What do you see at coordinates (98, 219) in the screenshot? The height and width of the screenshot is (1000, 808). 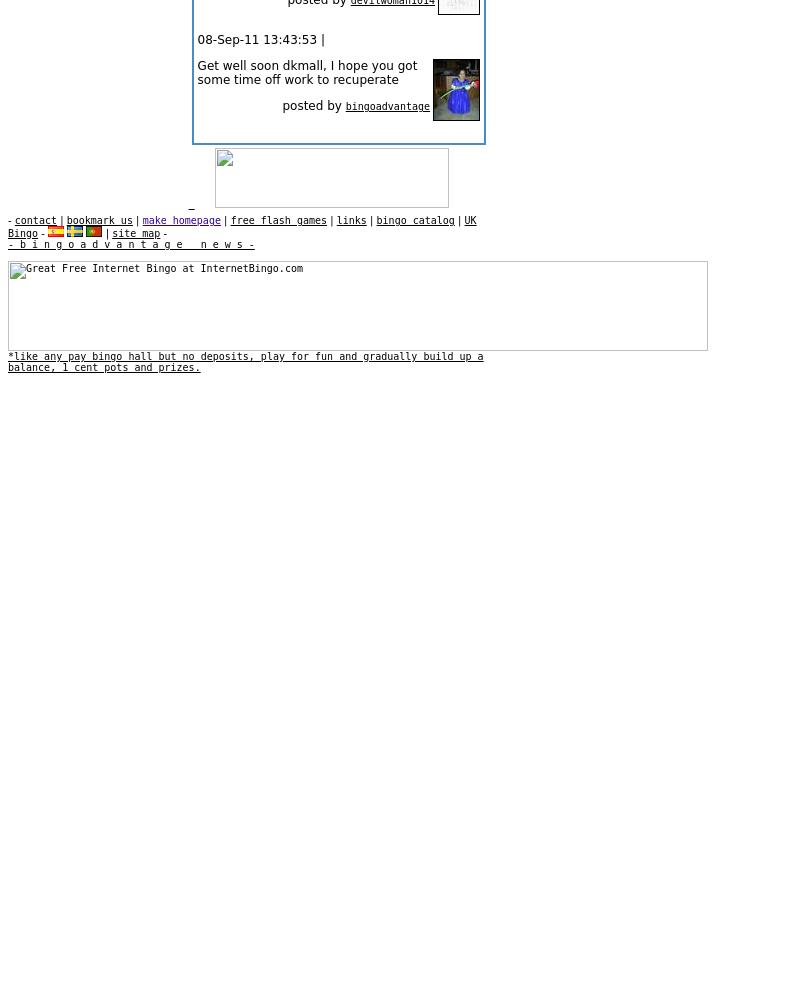 I see `'bookmark us'` at bounding box center [98, 219].